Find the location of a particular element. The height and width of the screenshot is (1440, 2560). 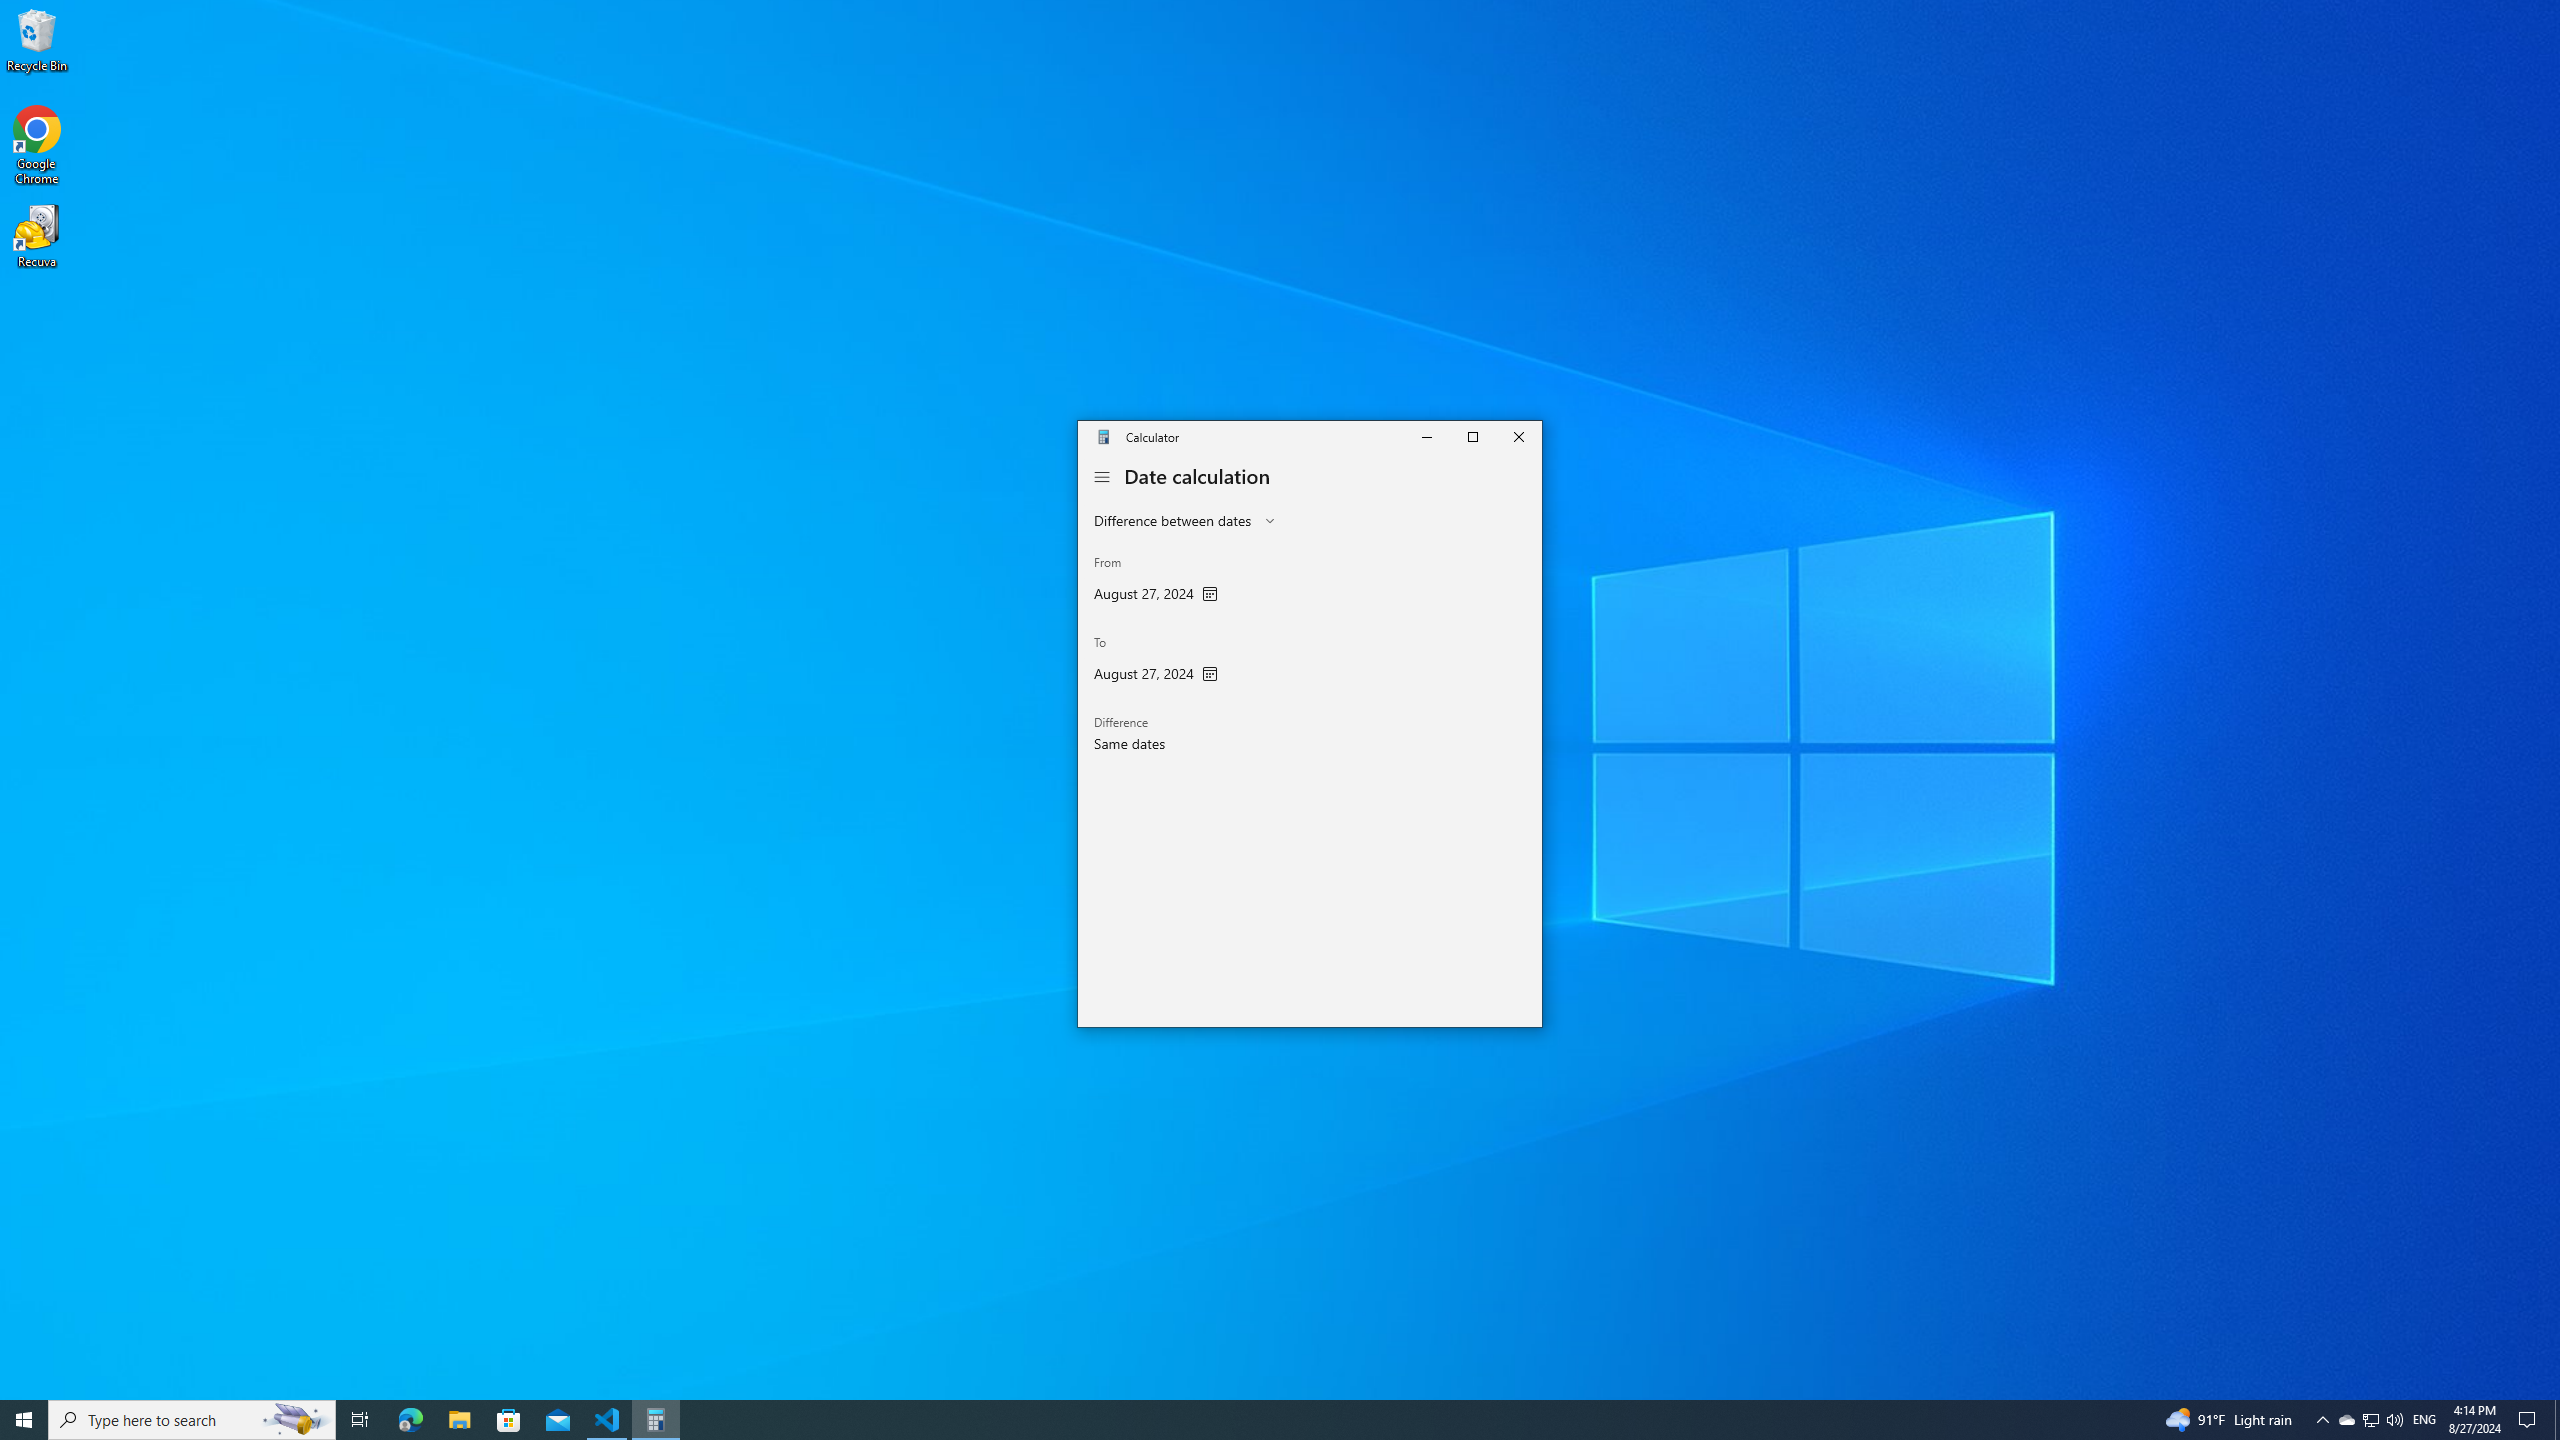

'Calculator - 1 running window' is located at coordinates (656, 1418).